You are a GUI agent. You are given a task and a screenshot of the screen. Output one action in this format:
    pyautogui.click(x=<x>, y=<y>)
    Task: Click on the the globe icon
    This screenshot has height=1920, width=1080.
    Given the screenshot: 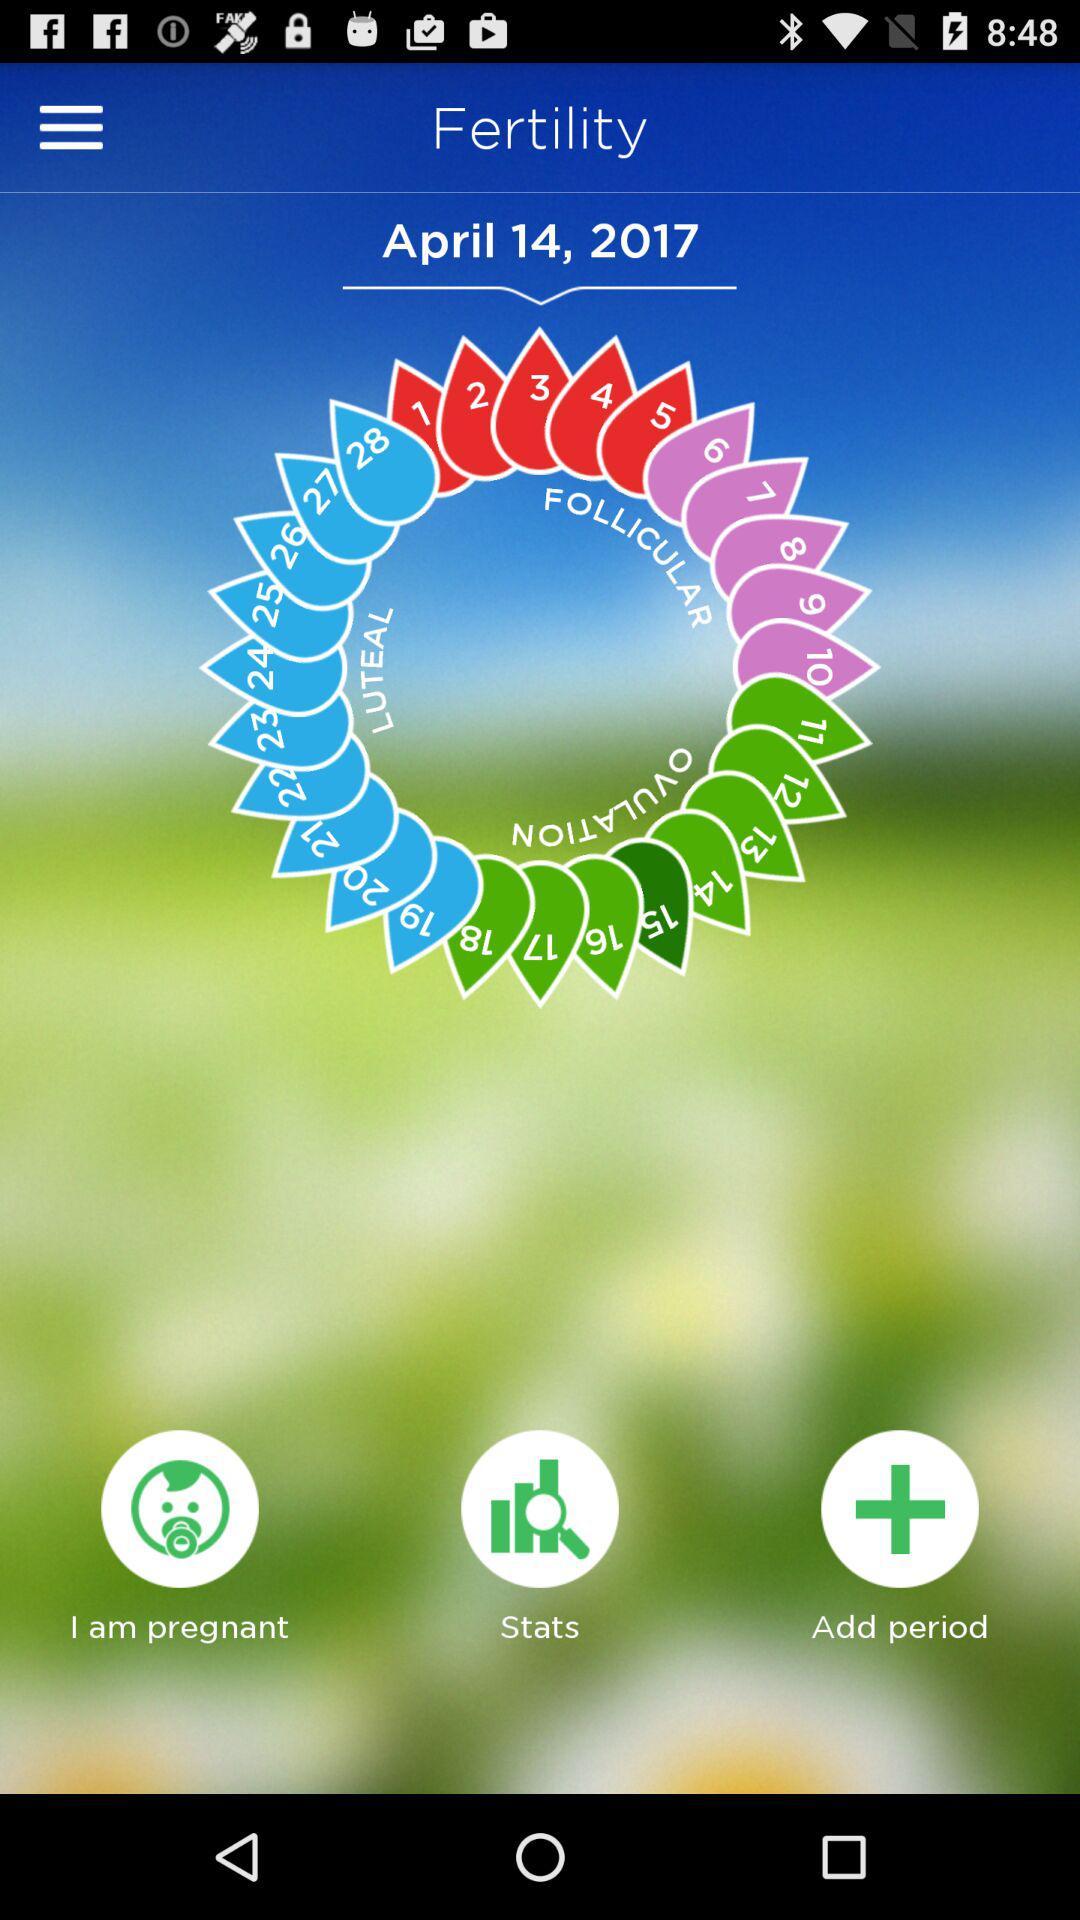 What is the action you would take?
    pyautogui.click(x=180, y=1614)
    